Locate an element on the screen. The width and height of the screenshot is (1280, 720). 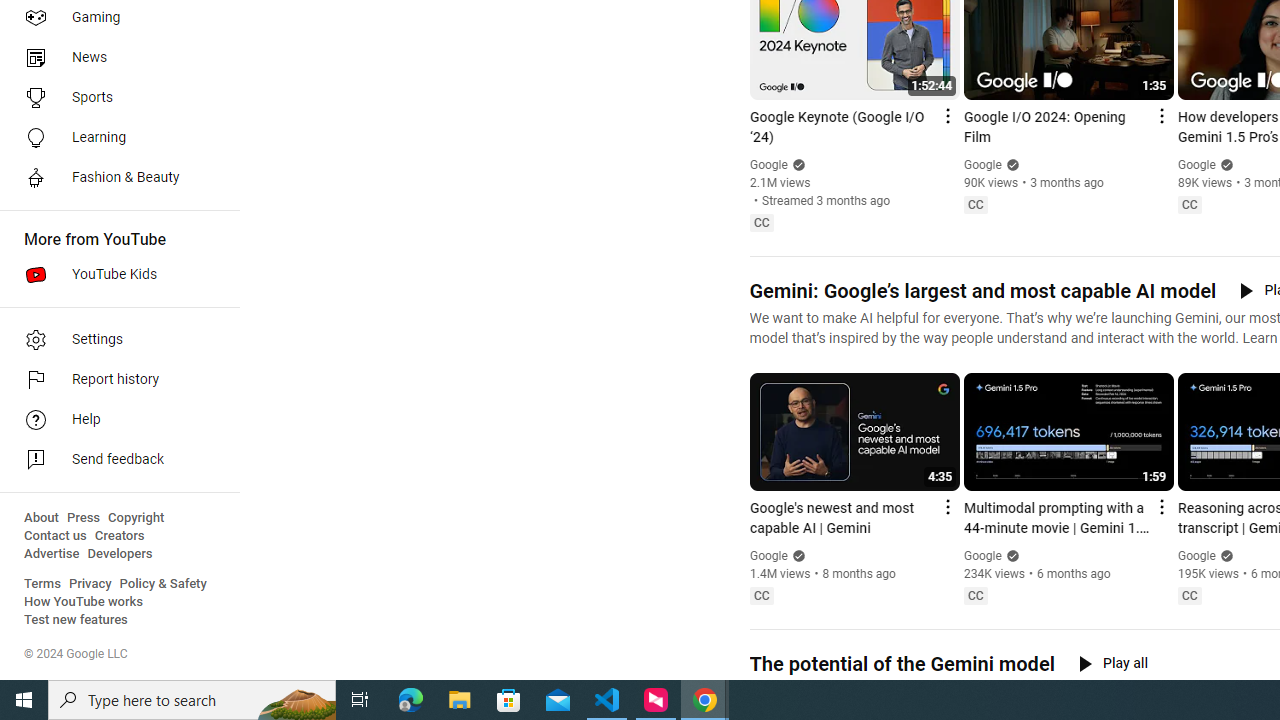
'Test new features' is located at coordinates (76, 619).